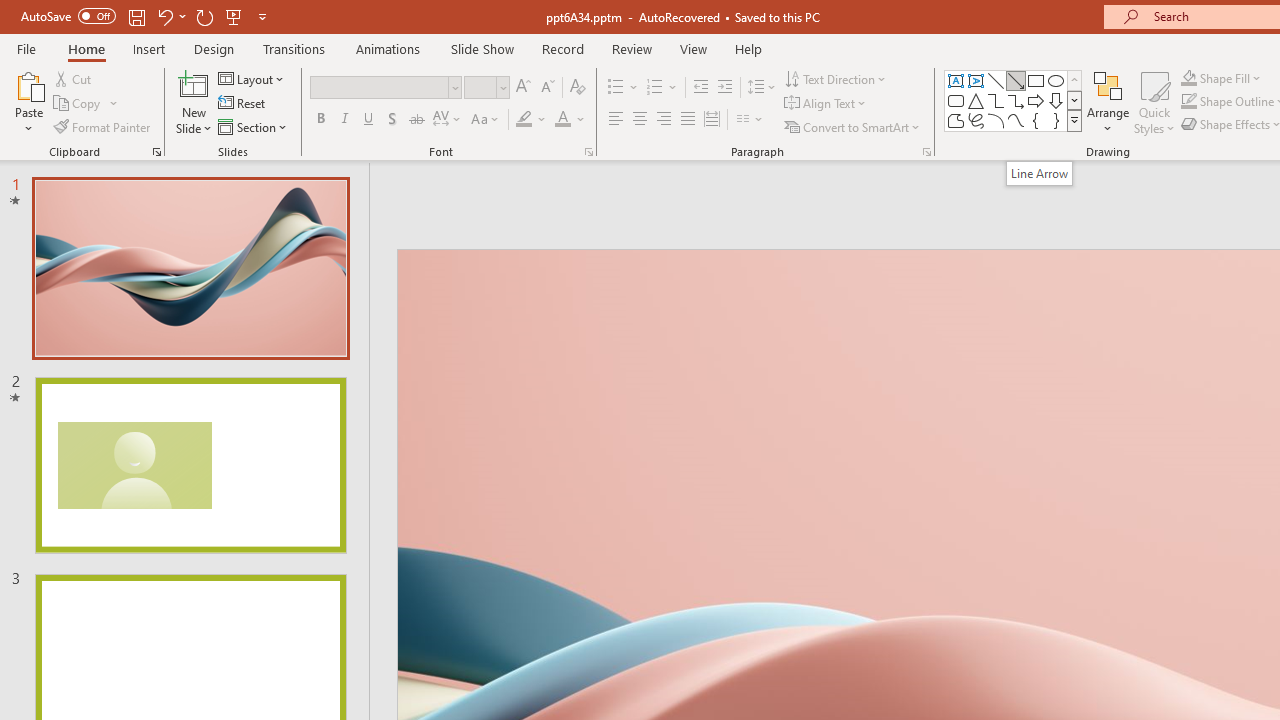  Describe the element at coordinates (480, 86) in the screenshot. I see `'Font Size'` at that location.